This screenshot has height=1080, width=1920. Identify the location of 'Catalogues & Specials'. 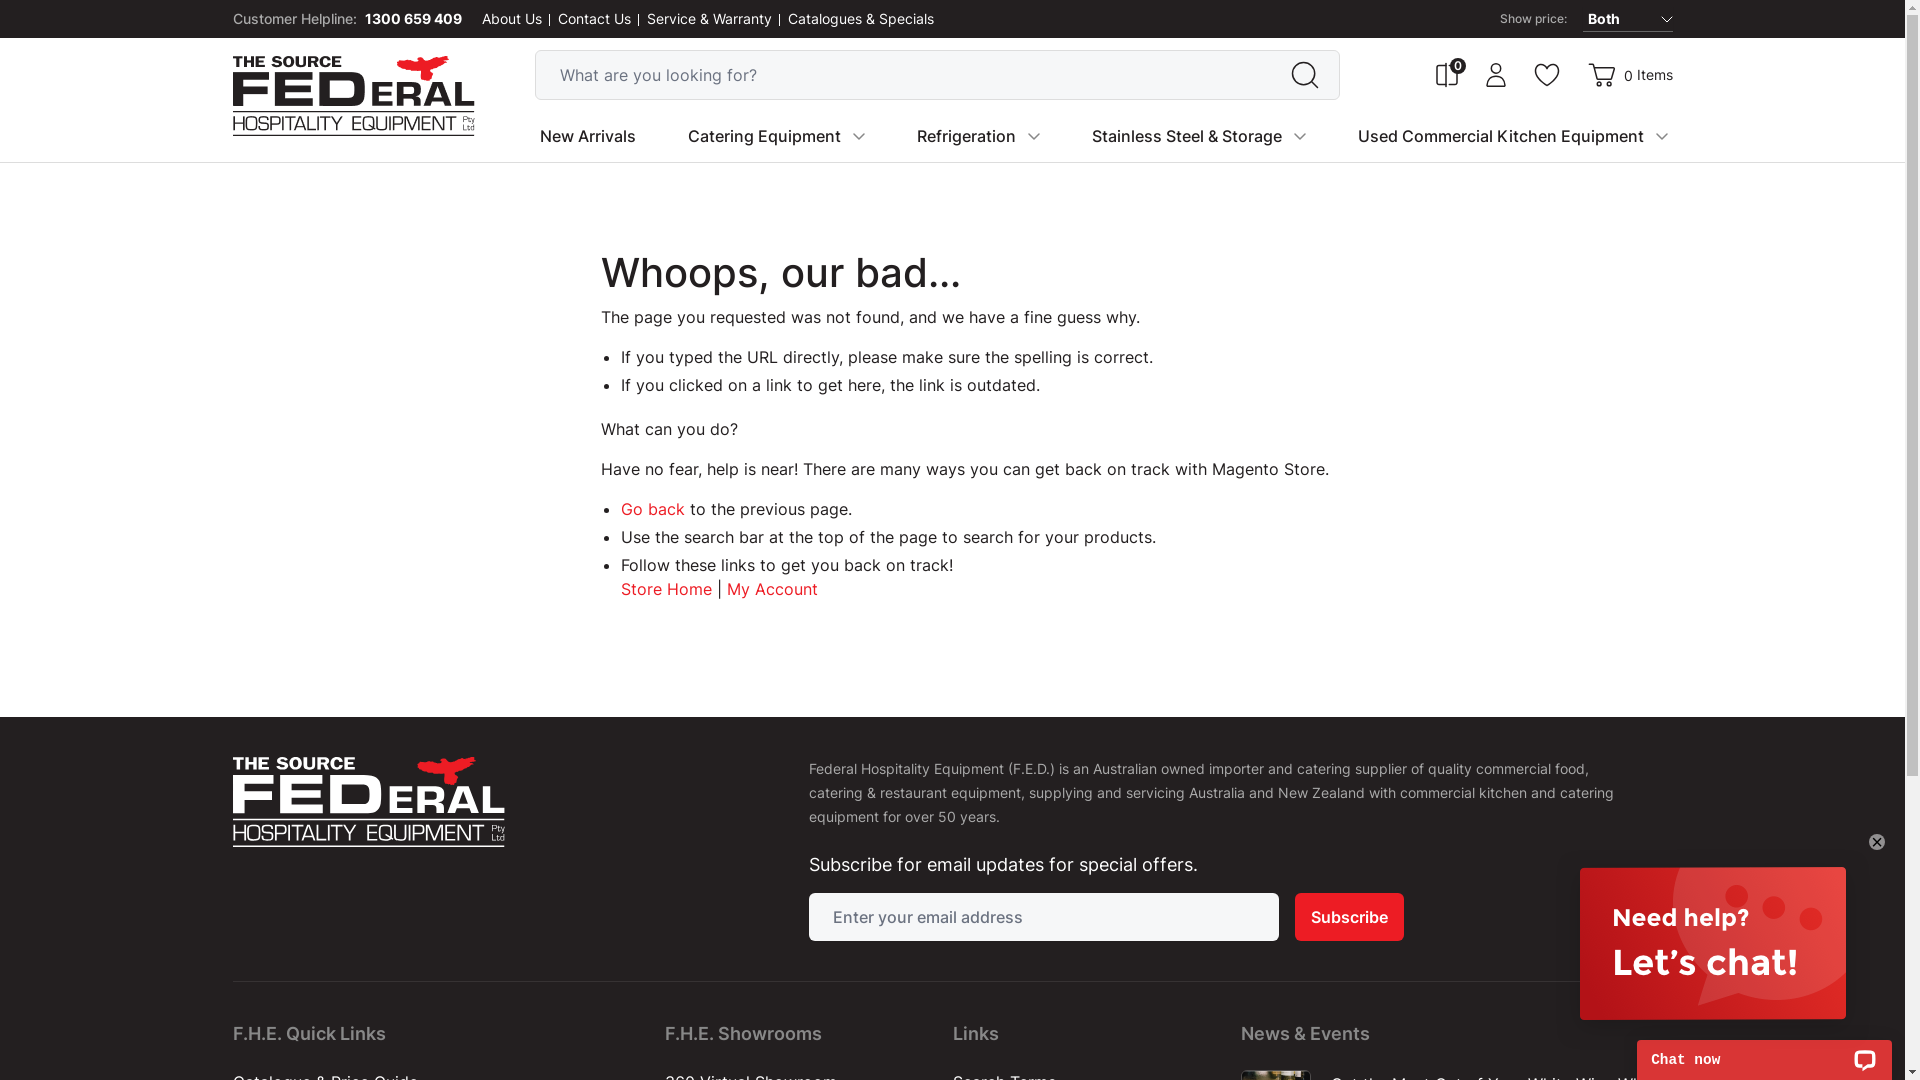
(860, 19).